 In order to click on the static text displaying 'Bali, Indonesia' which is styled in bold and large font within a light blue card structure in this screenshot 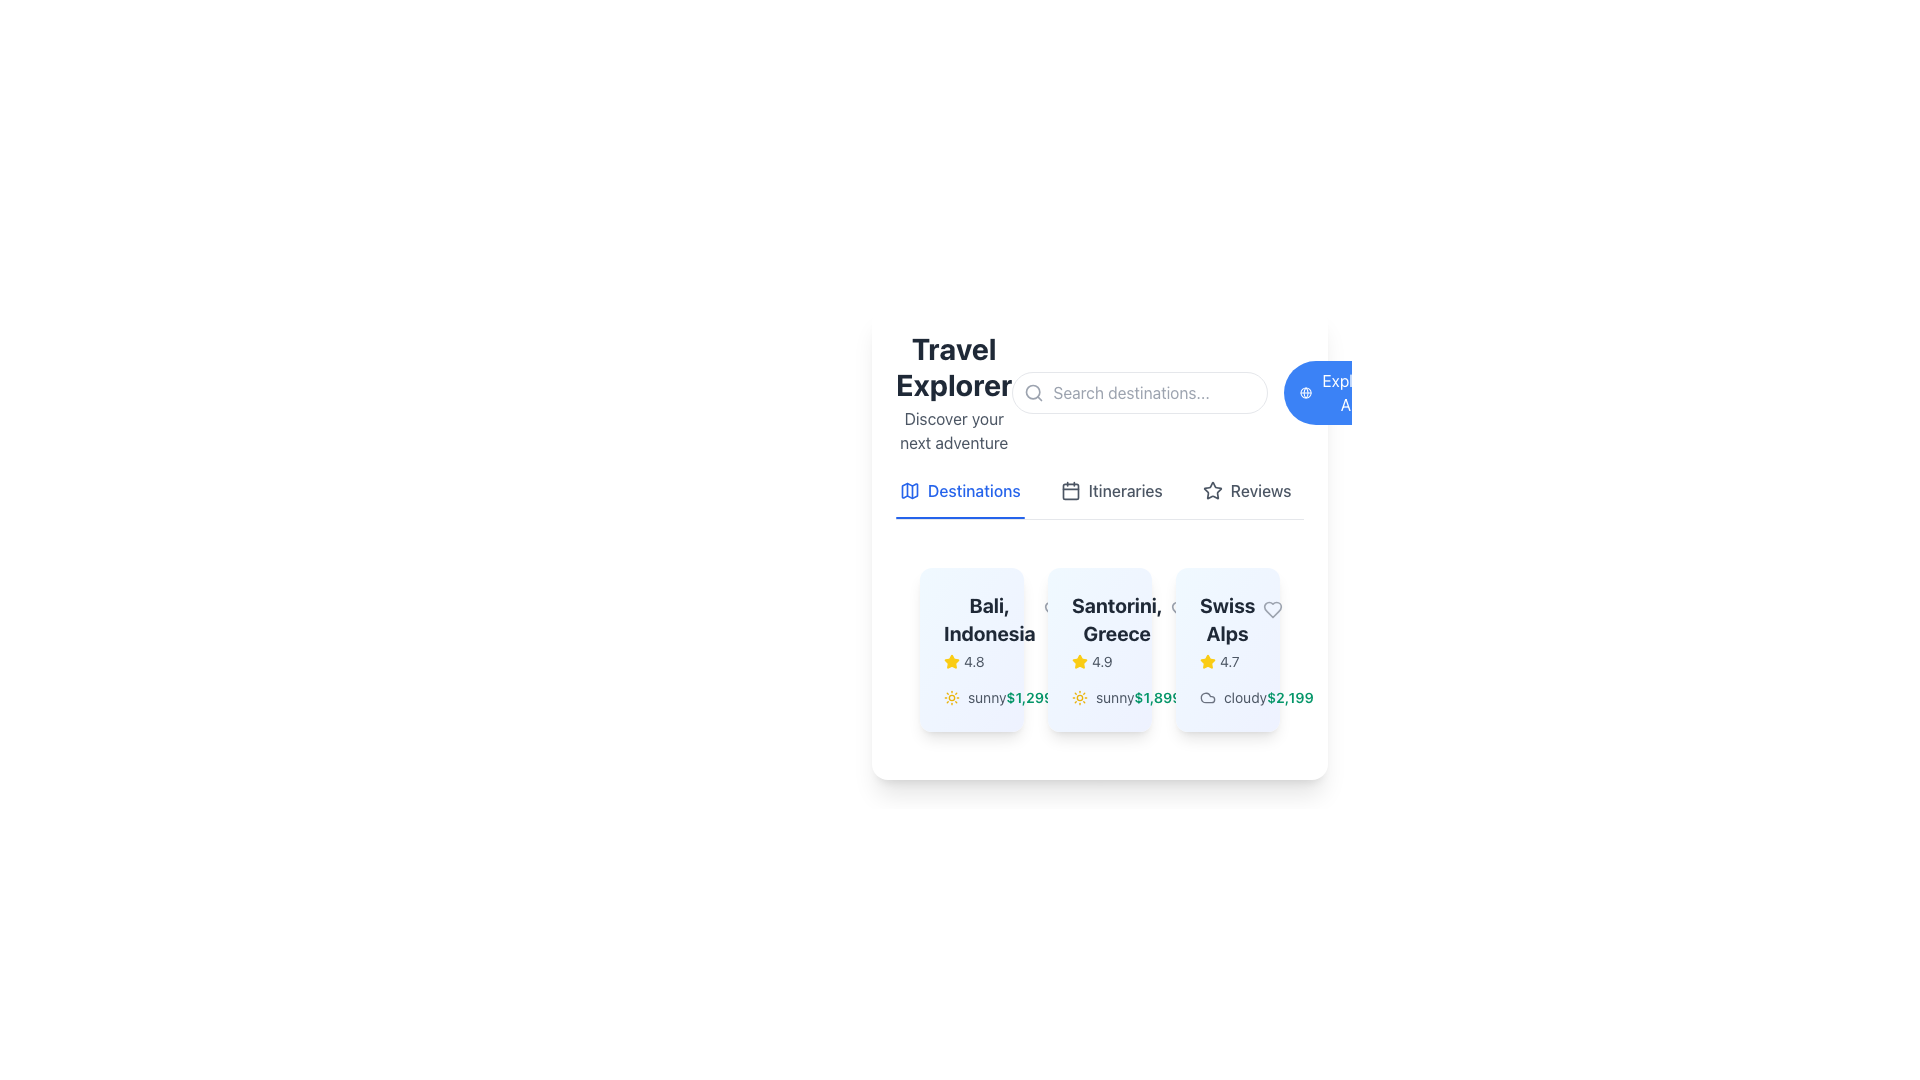, I will do `click(989, 619)`.